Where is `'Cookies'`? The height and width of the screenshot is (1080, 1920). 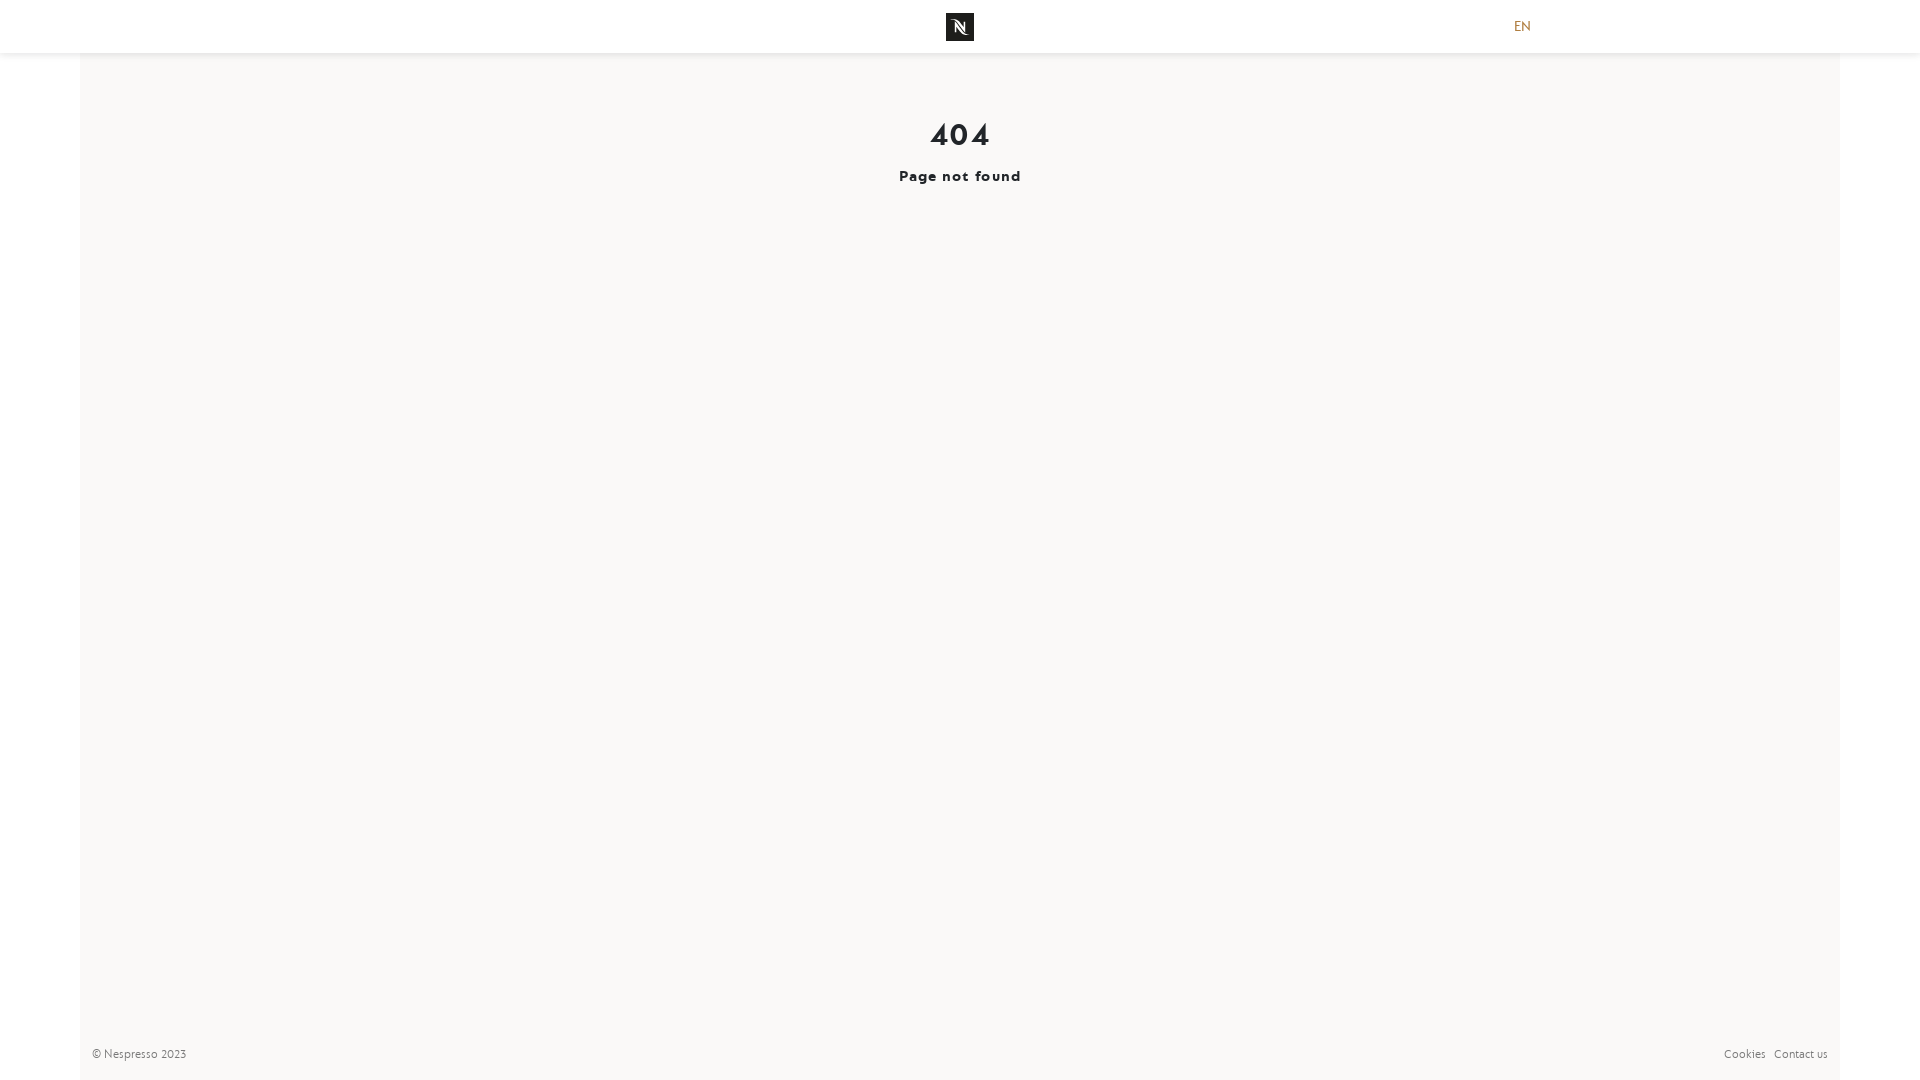 'Cookies' is located at coordinates (1744, 1053).